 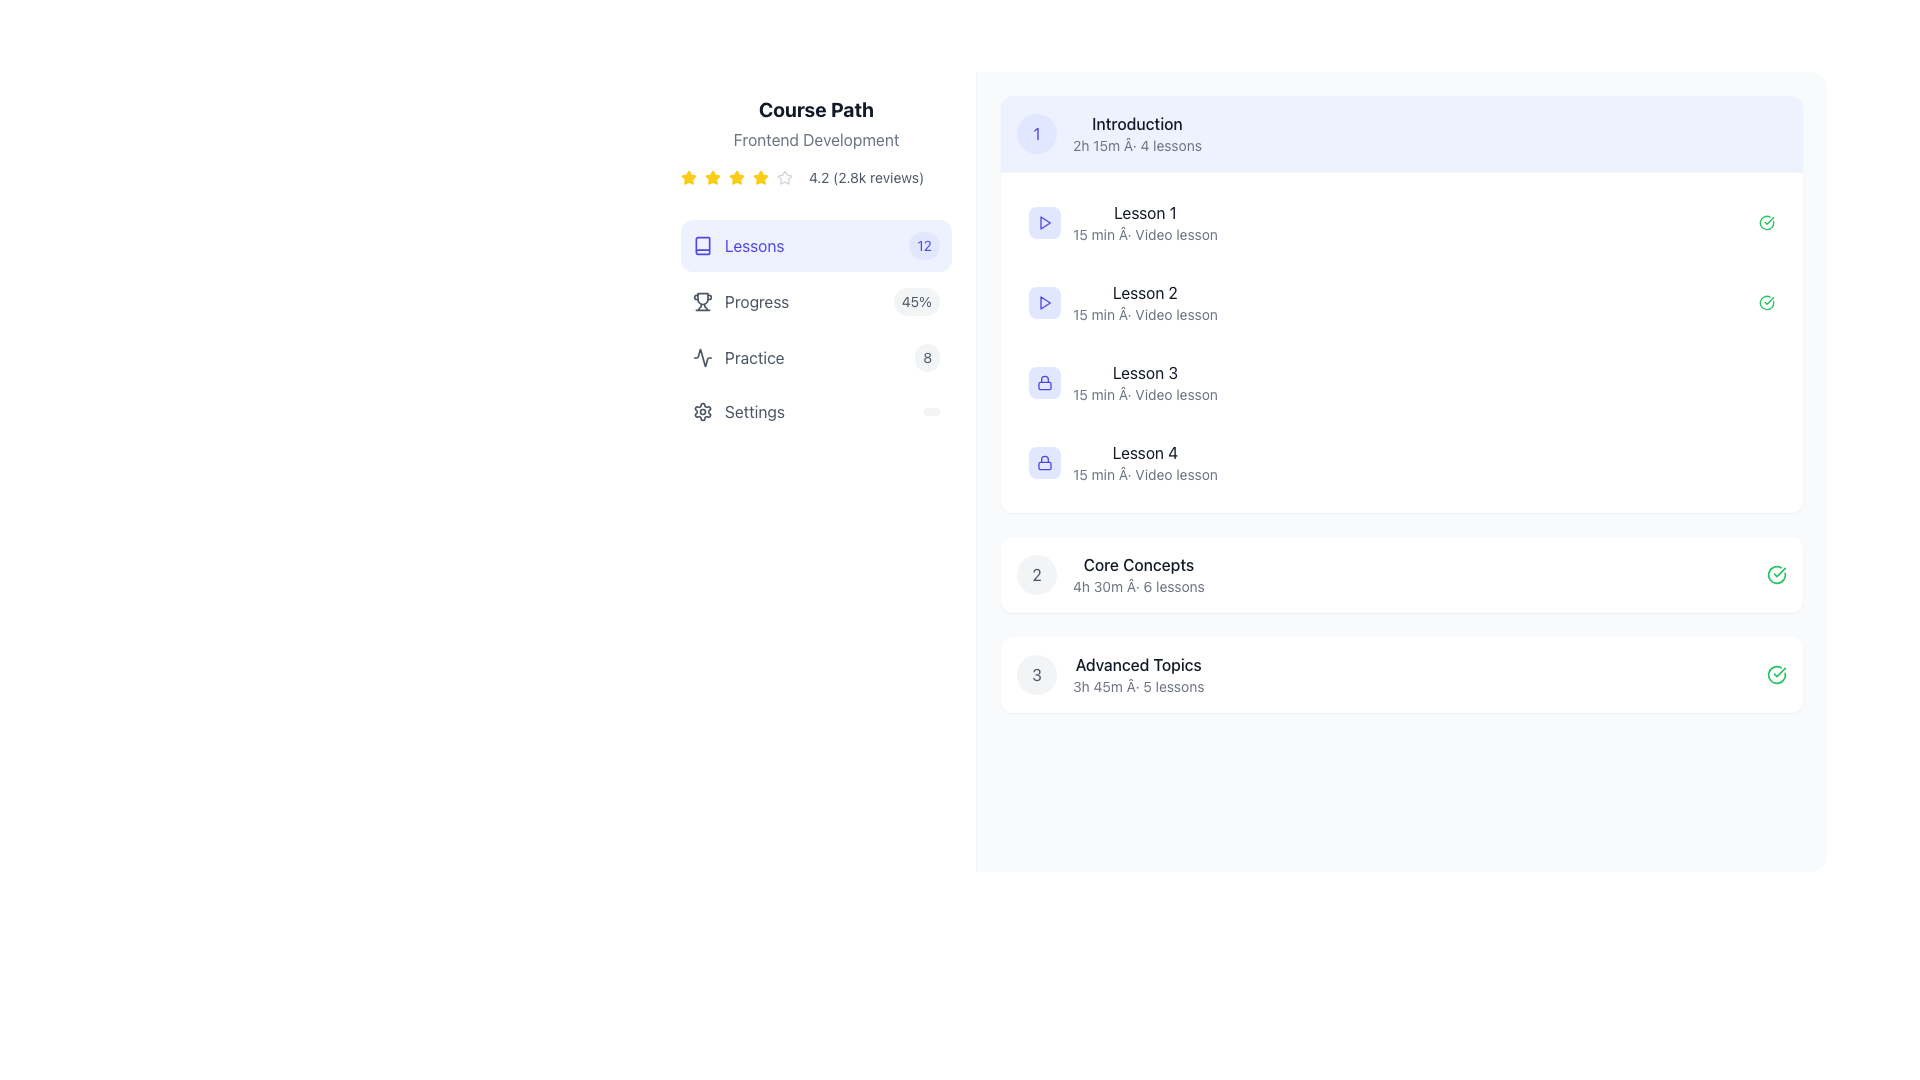 I want to click on the circular green checkmark icon indicating a completed or verified status, located to the far right of the 'Core Concepts' item in the main content section, so click(x=1776, y=574).